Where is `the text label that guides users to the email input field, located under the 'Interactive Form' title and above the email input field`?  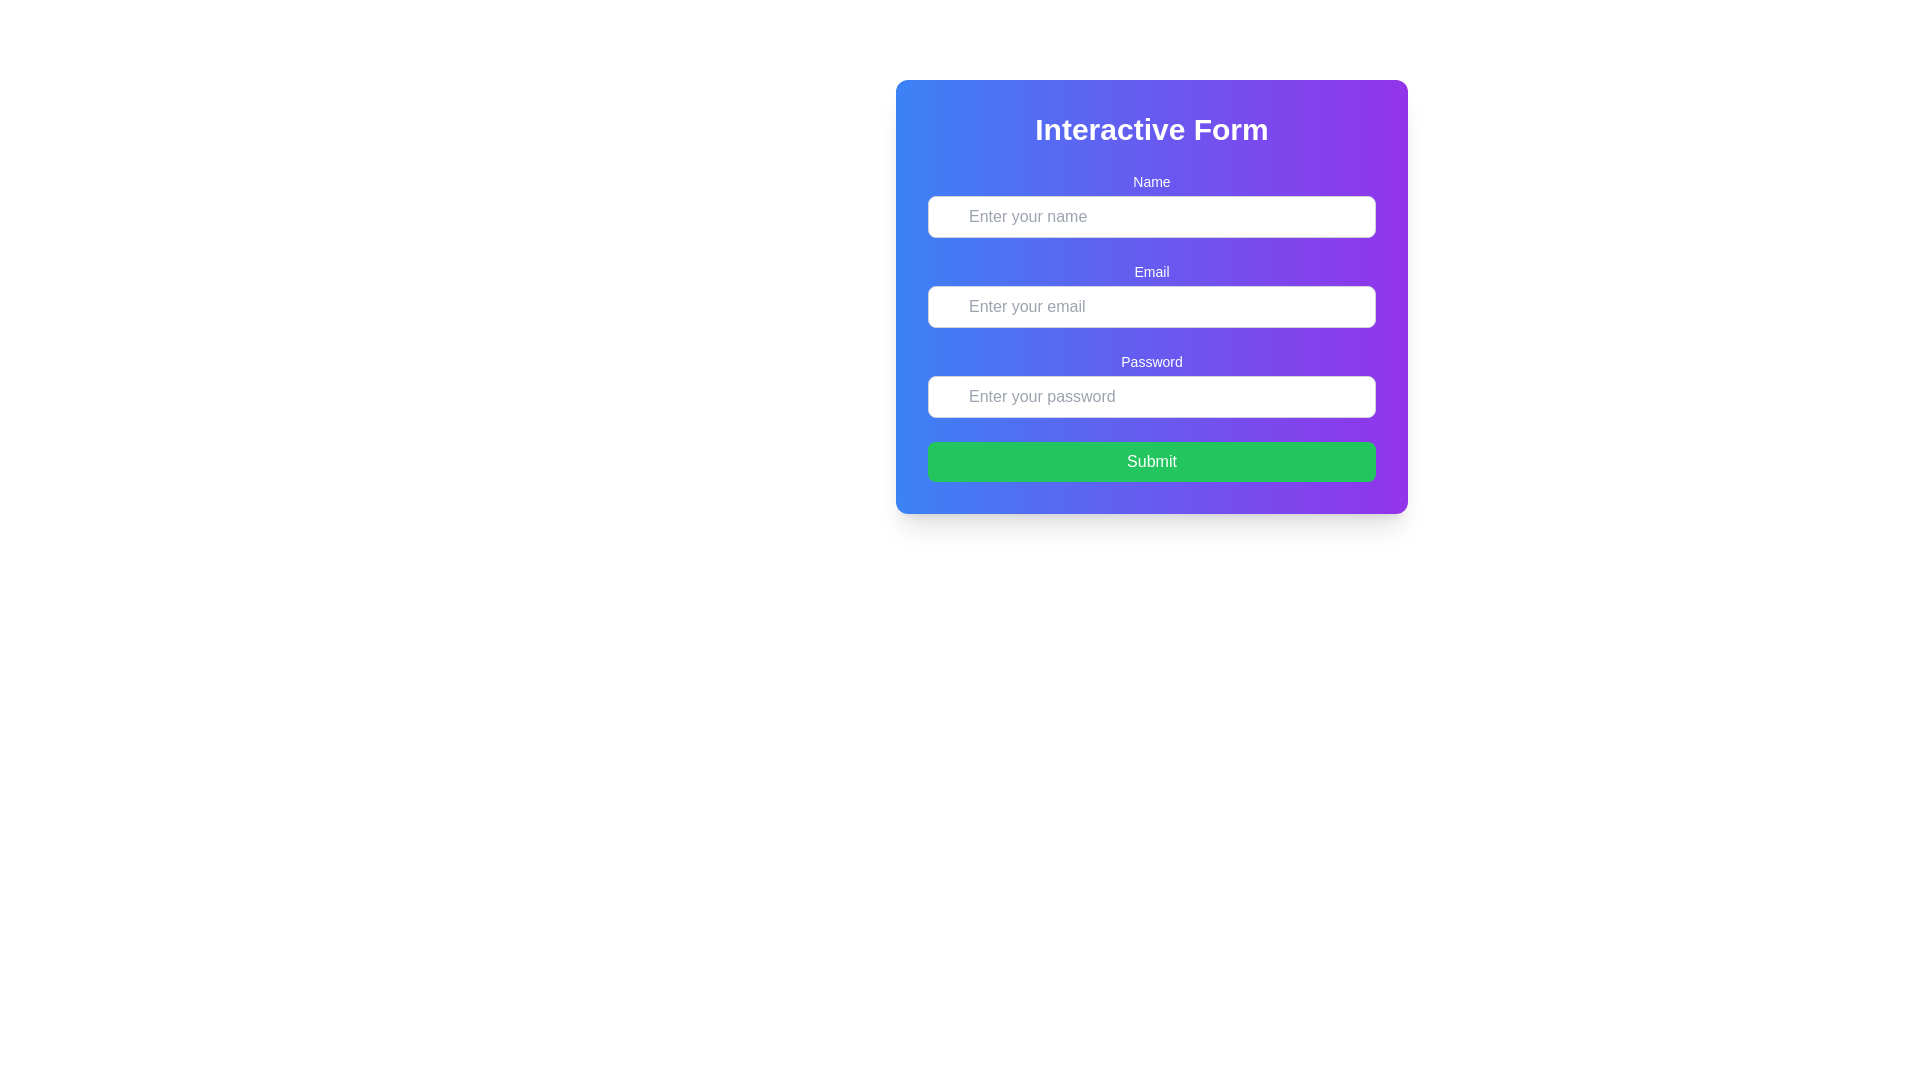
the text label that guides users to the email input field, located under the 'Interactive Form' title and above the email input field is located at coordinates (1152, 272).